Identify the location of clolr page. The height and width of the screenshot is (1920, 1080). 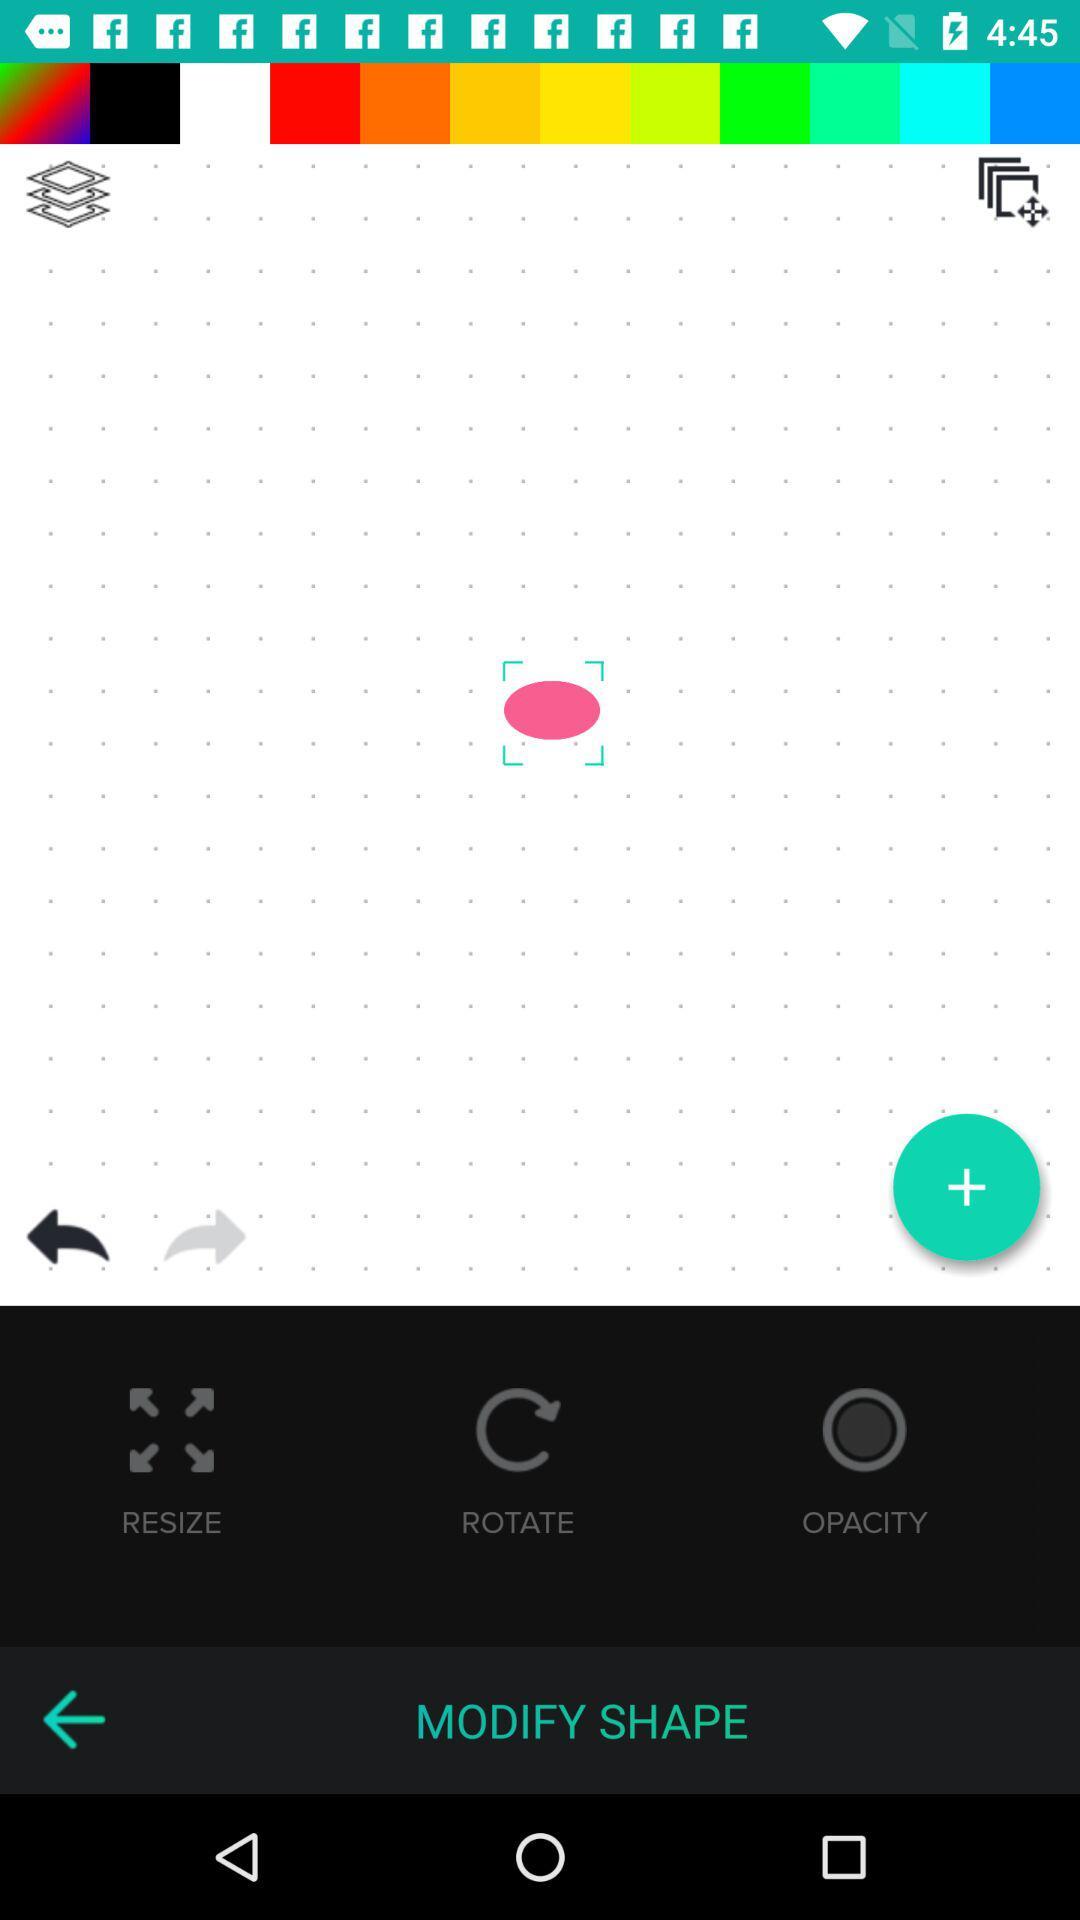
(67, 194).